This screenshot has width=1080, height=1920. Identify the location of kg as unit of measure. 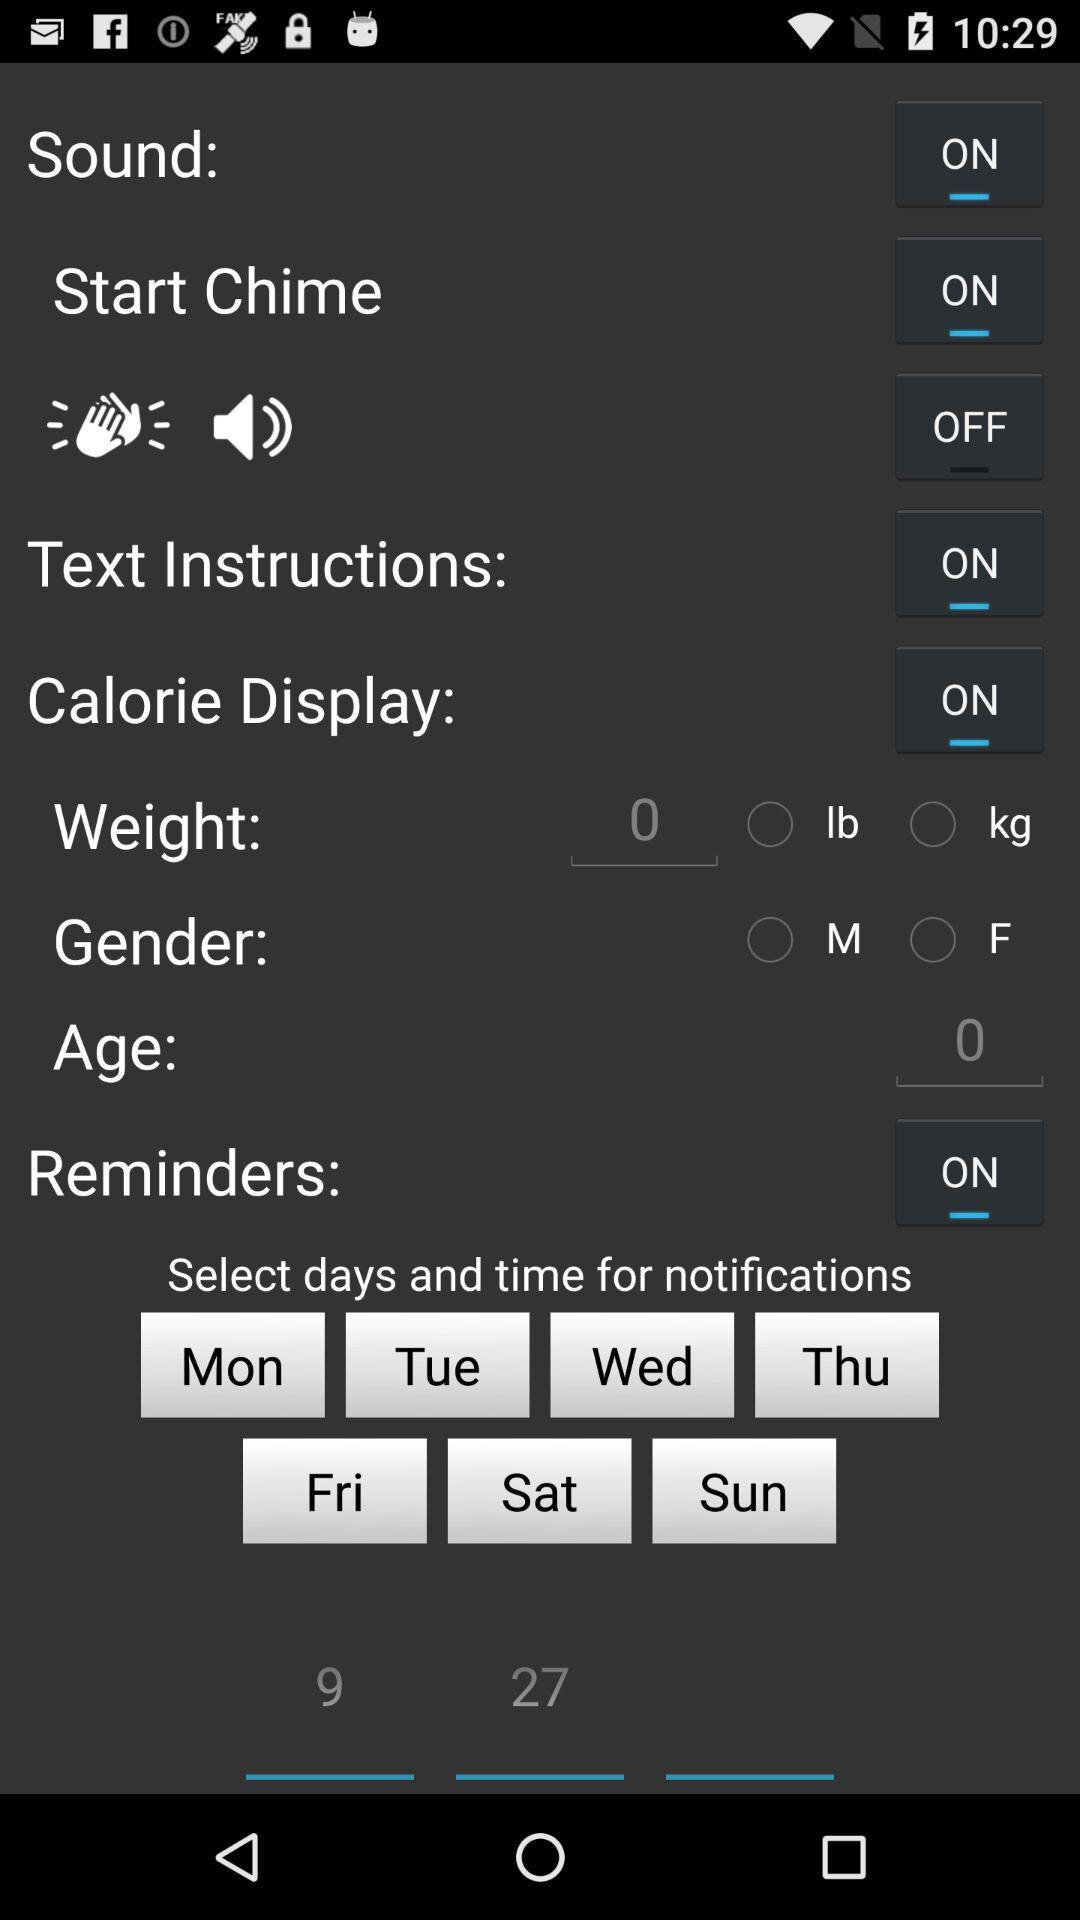
(938, 824).